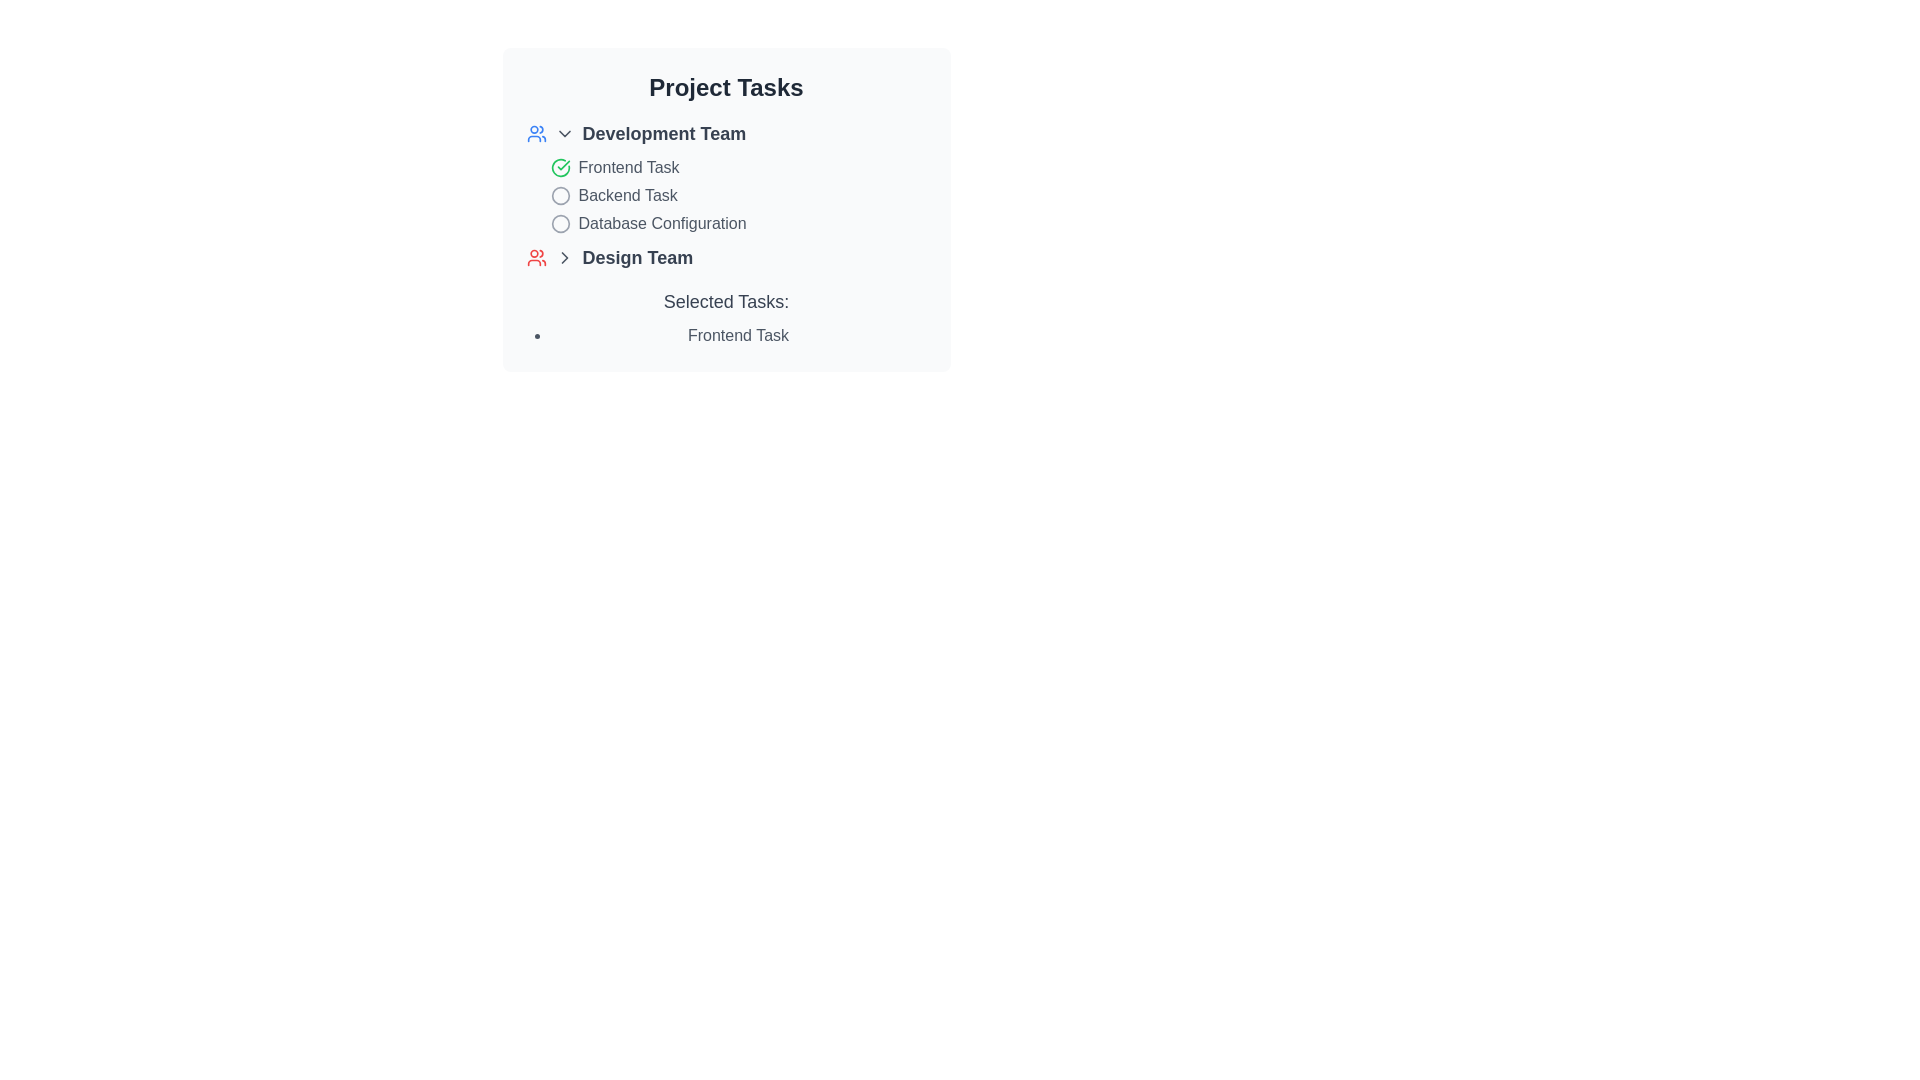  Describe the element at coordinates (560, 167) in the screenshot. I see `the confirmation checkmark icon, which is a small circular icon with a green outline located to the left of the text 'Frontend Task'` at that location.